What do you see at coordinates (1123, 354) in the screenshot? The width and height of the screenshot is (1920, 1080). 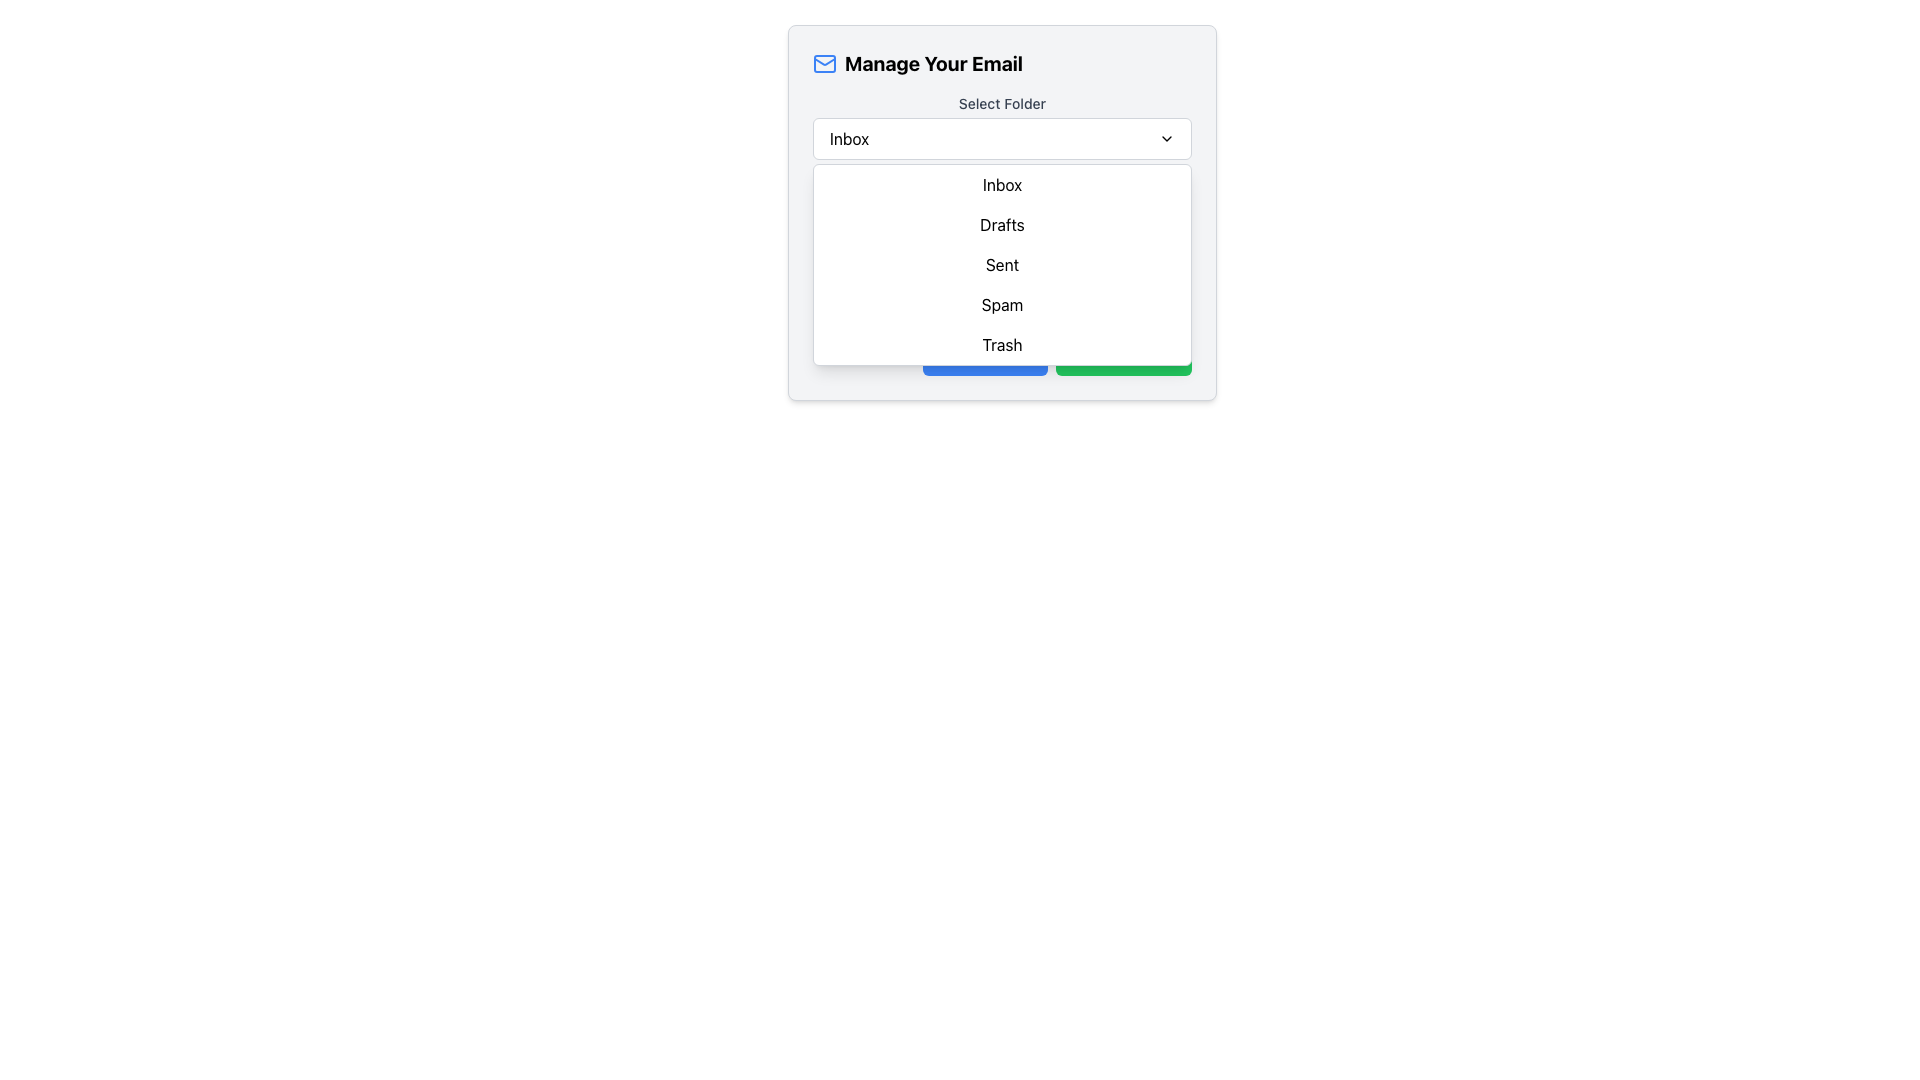 I see `the green 'Send Email' button with white text located at the bottom-right of the popup` at bounding box center [1123, 354].